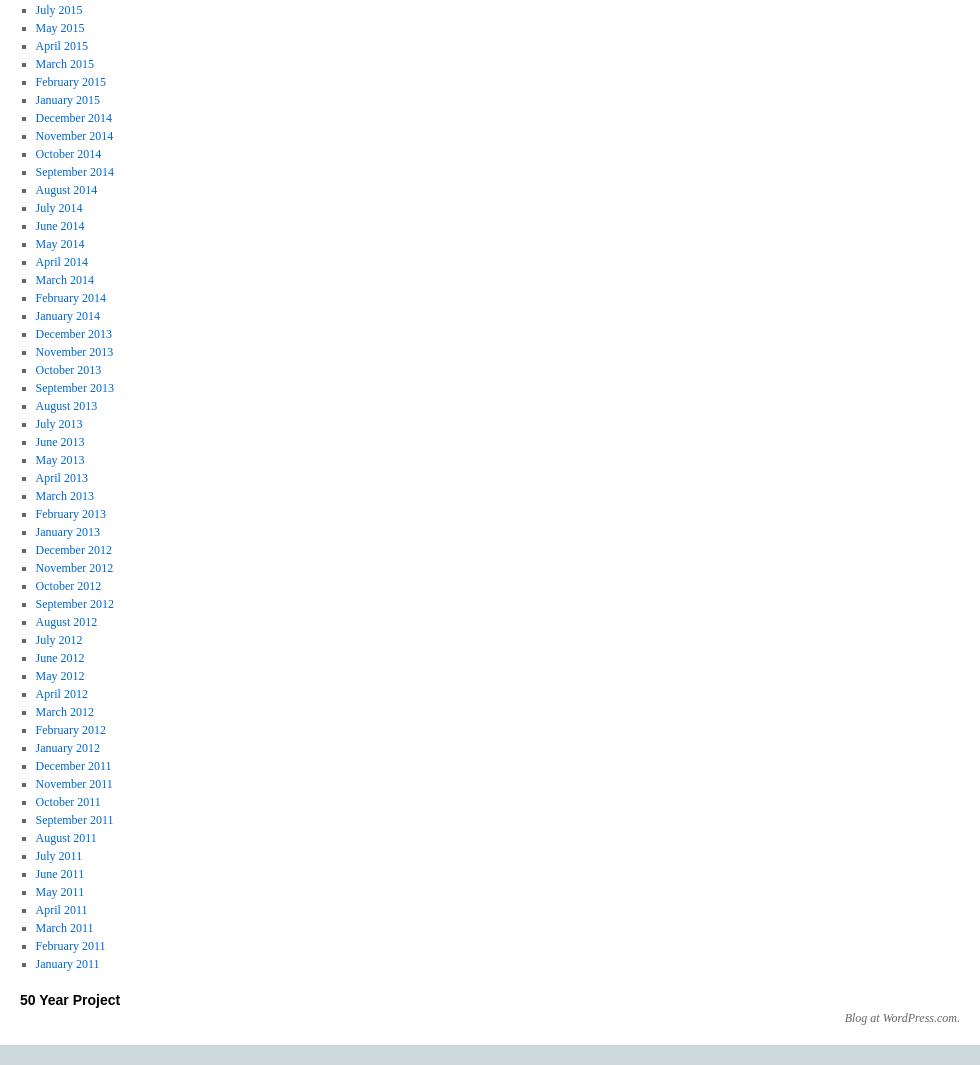 The image size is (980, 1065). I want to click on 'April 2013', so click(34, 476).